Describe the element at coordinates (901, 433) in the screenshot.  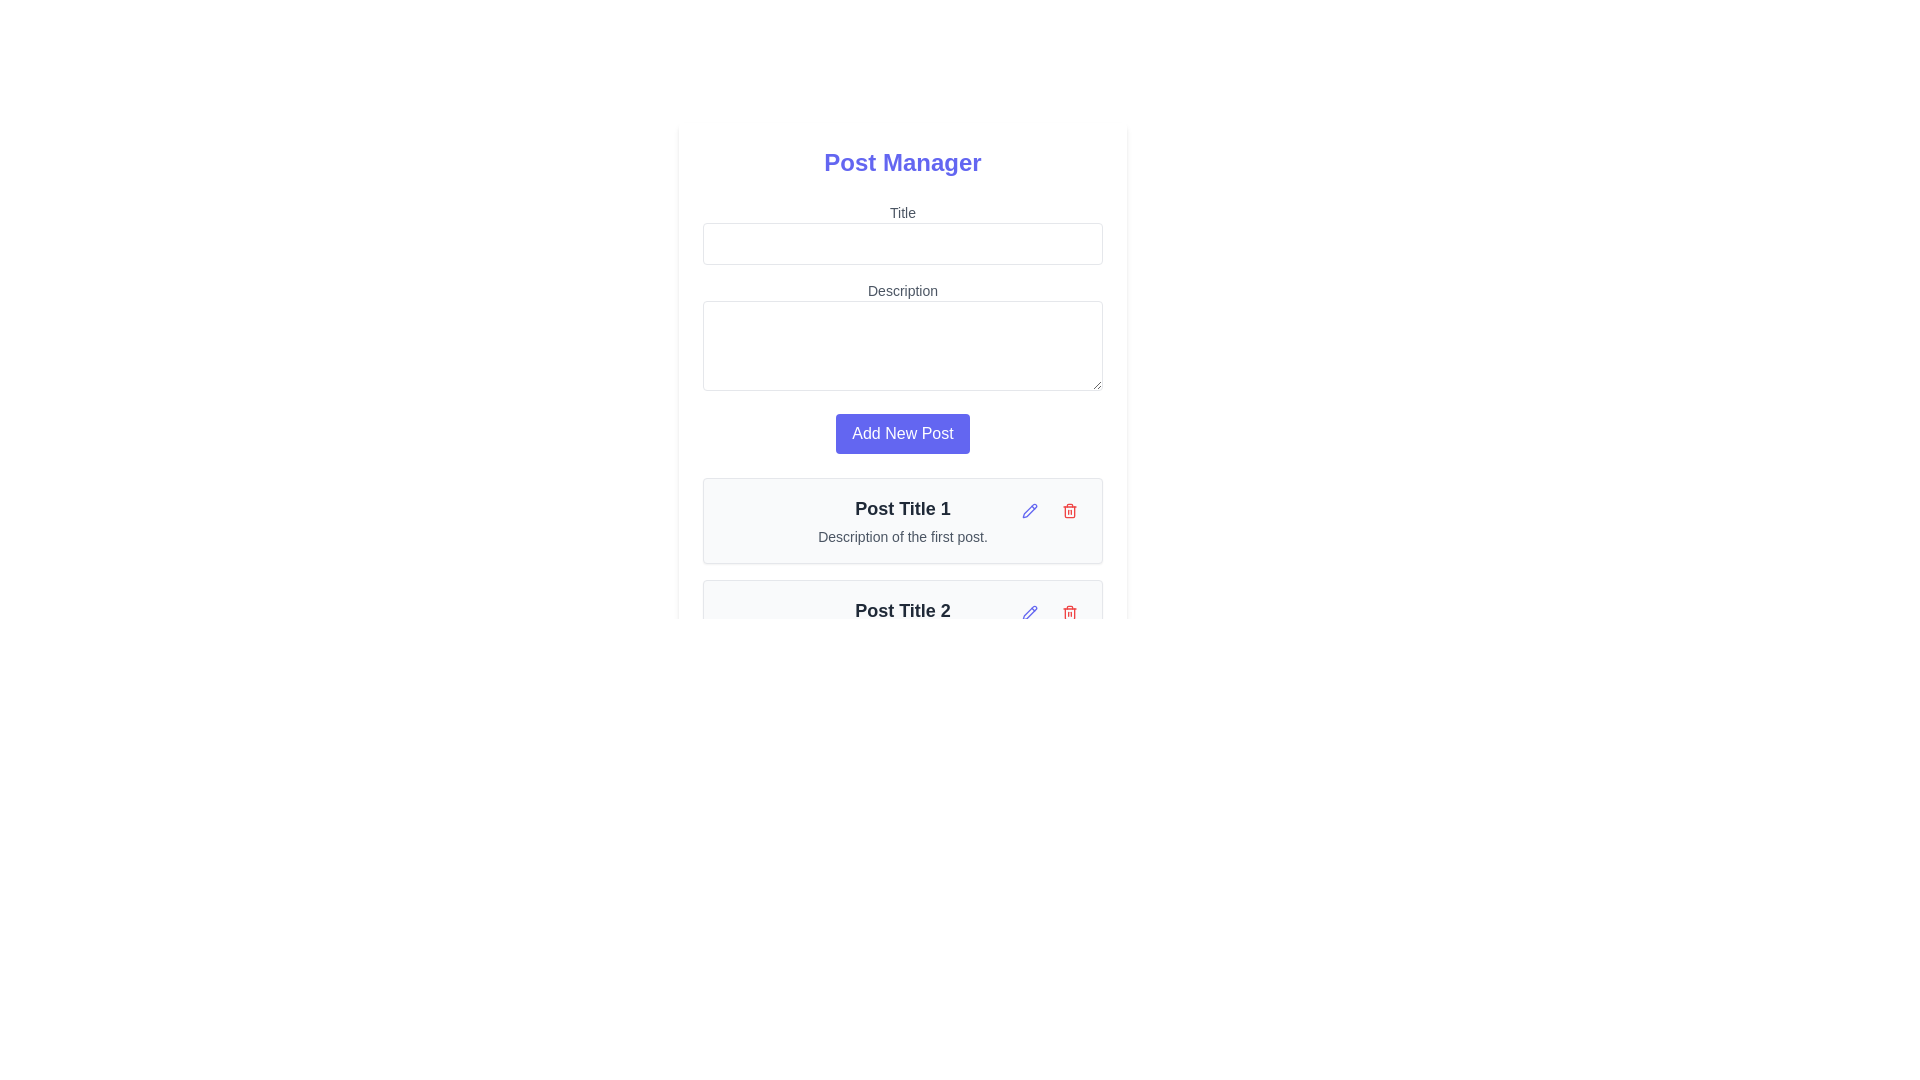
I see `the centrally aligned button at the bottom of the form` at that location.